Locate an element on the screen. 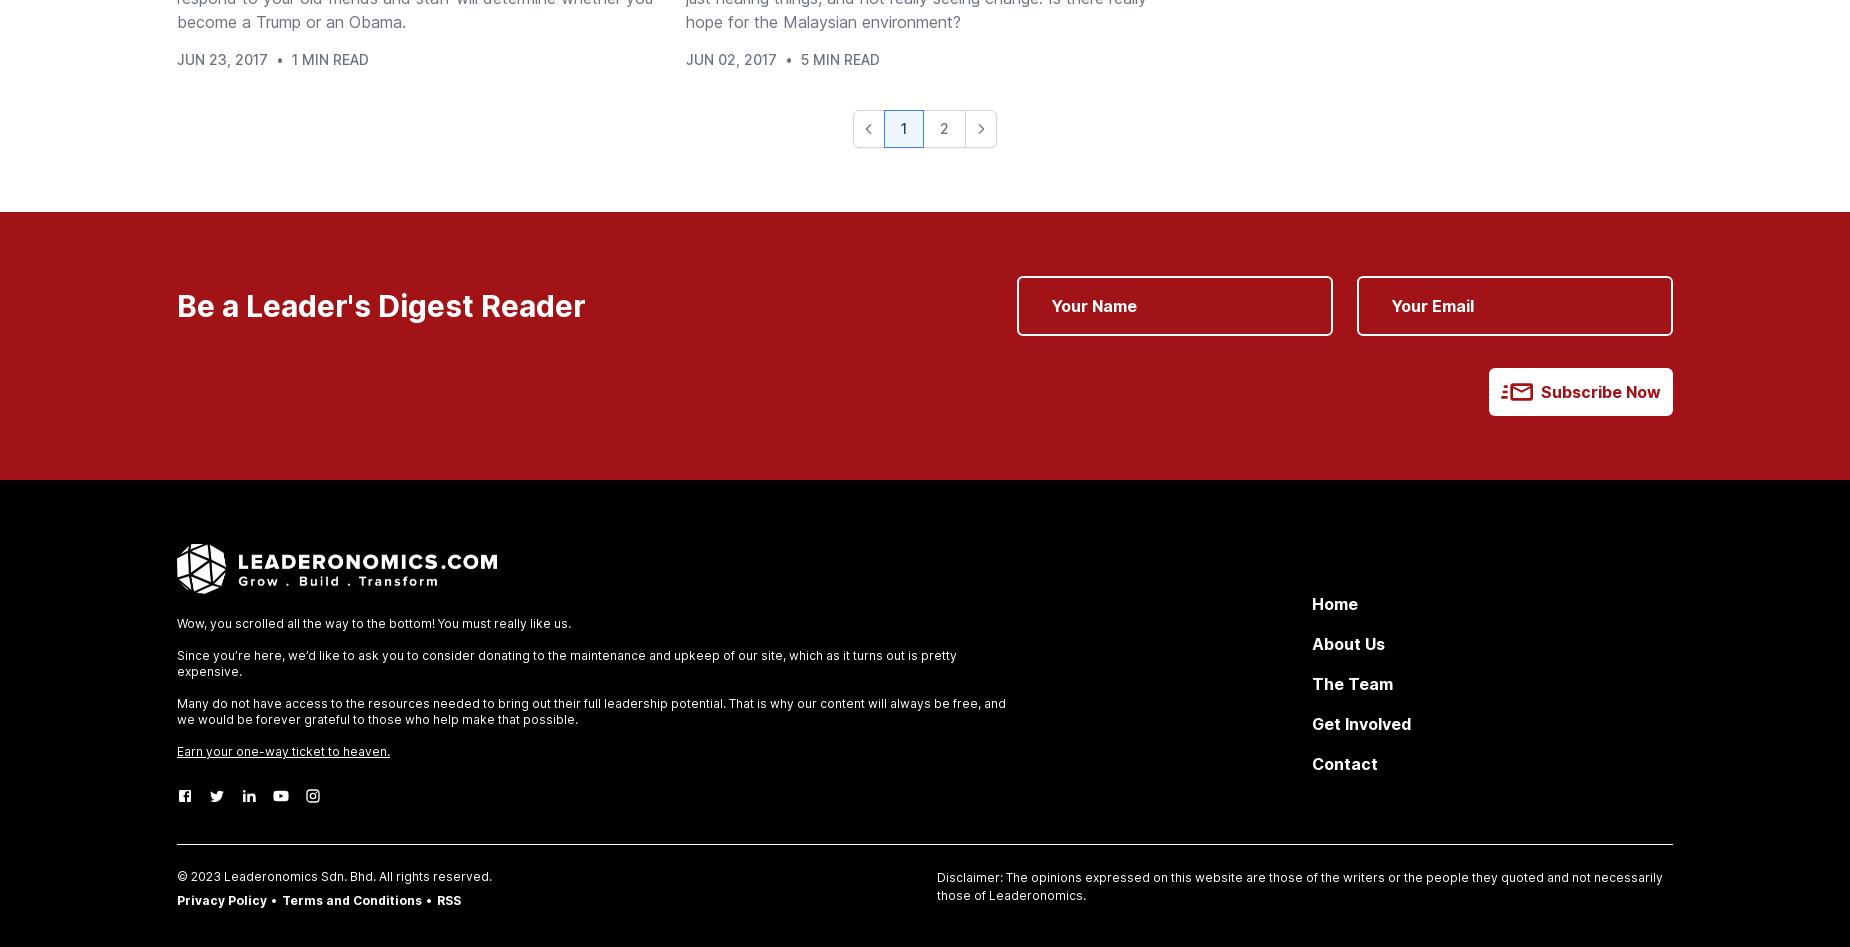 The width and height of the screenshot is (1850, 947). 'Earn your one-way ticket to heaven.' is located at coordinates (176, 750).